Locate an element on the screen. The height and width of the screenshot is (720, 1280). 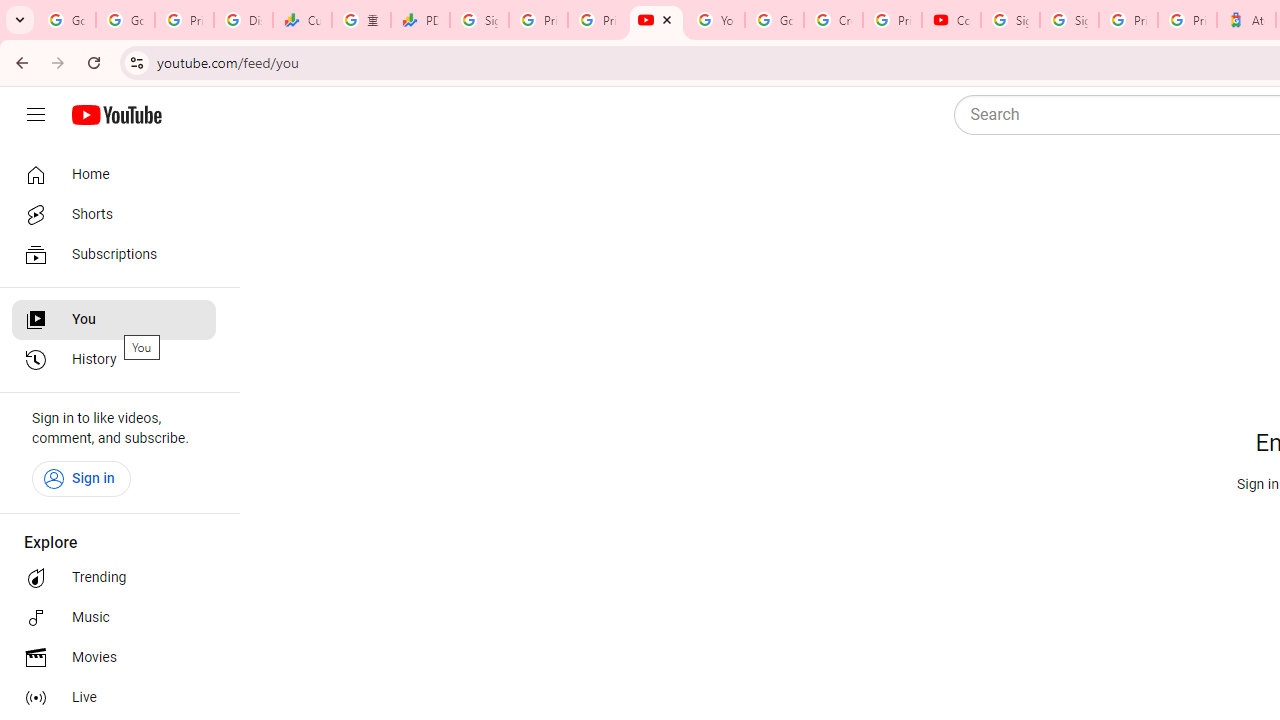
'Create your Google Account' is located at coordinates (833, 20).